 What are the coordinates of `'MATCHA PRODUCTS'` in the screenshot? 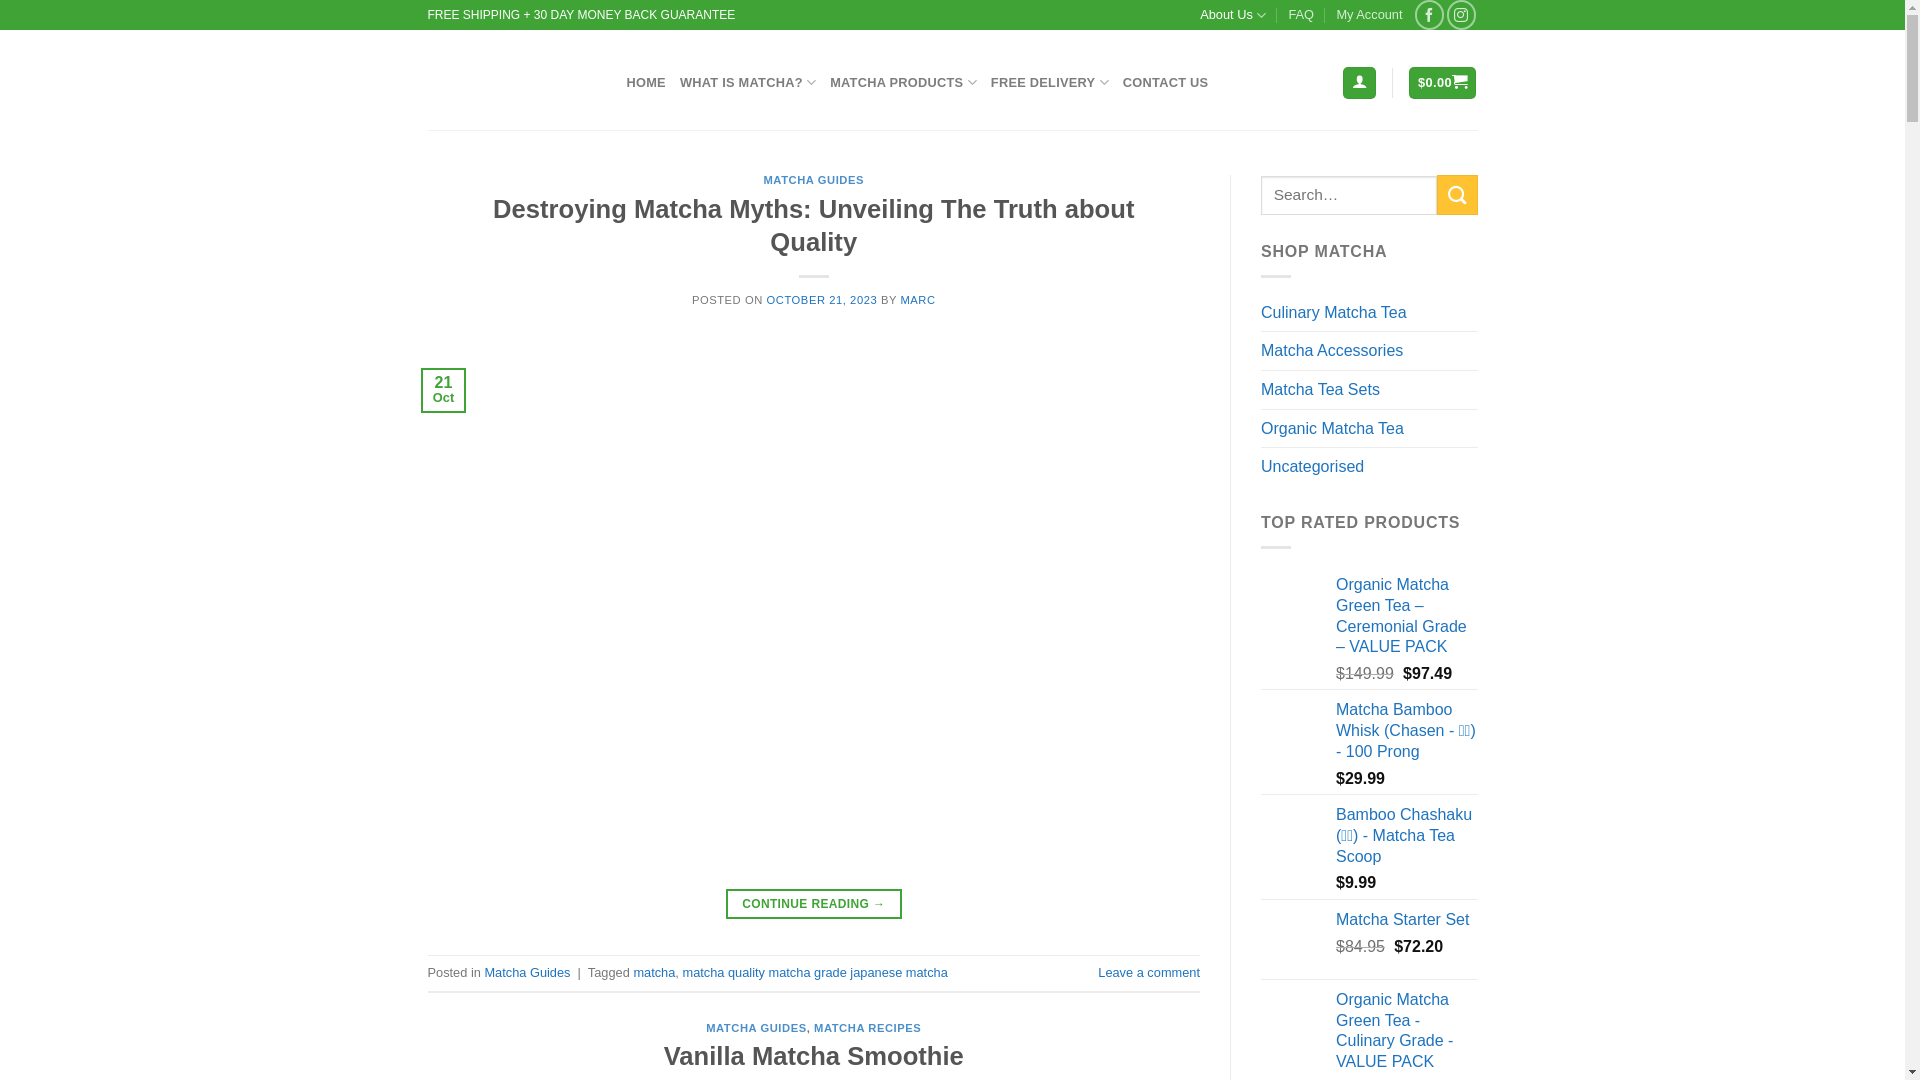 It's located at (830, 81).